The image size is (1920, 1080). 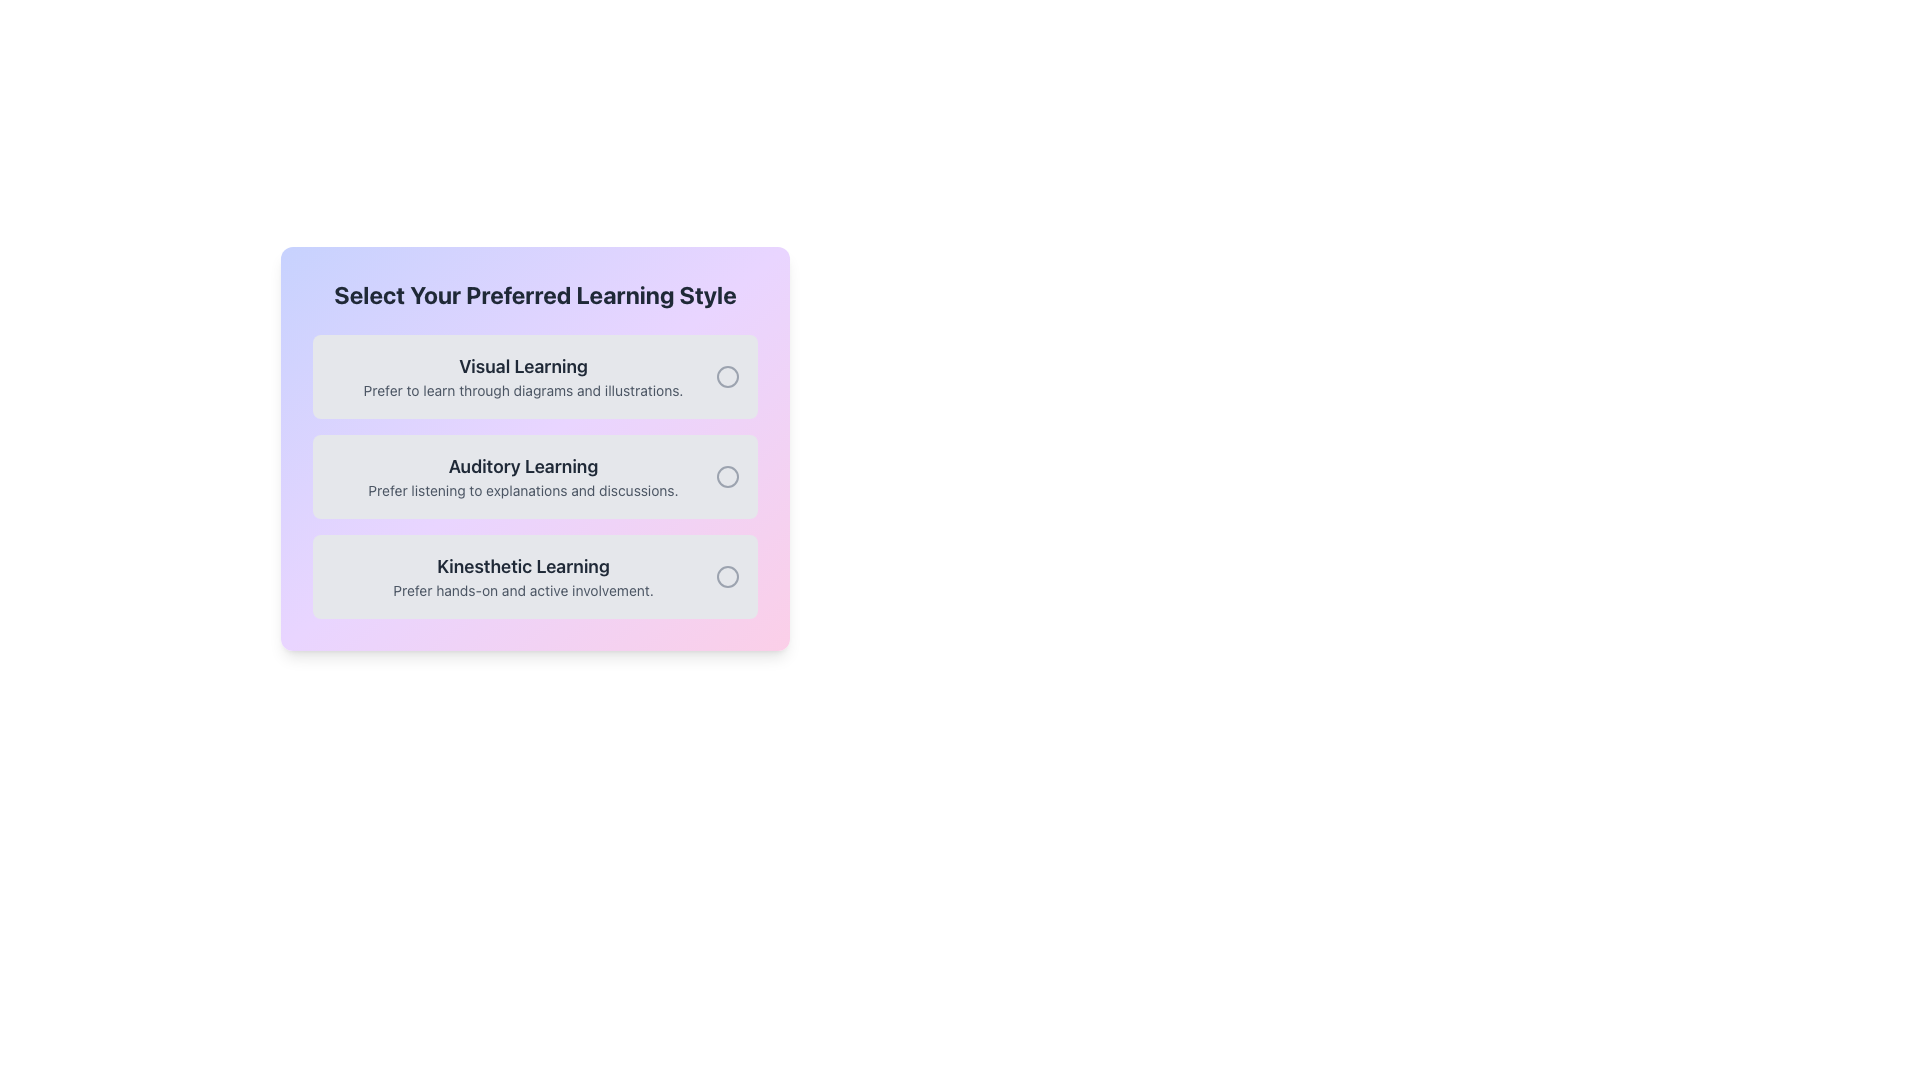 What do you see at coordinates (523, 377) in the screenshot?
I see `the 'Visual Learning' text label` at bounding box center [523, 377].